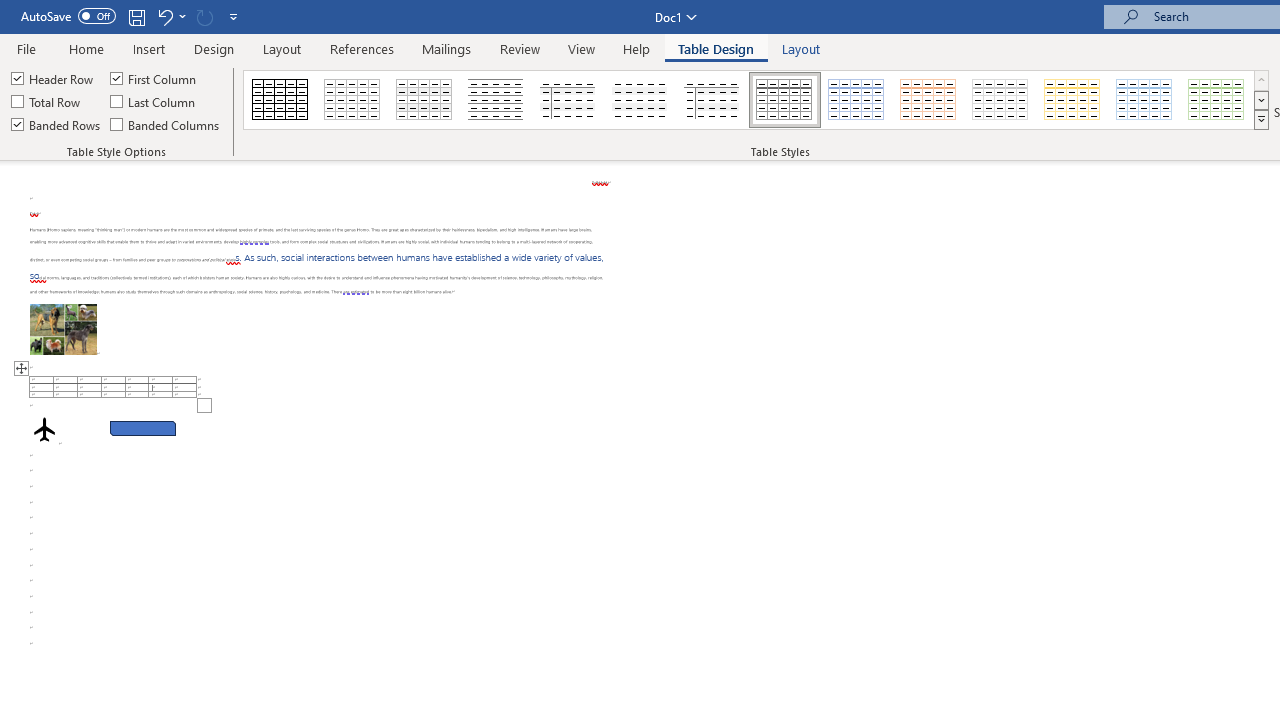 The height and width of the screenshot is (720, 1280). What do you see at coordinates (1260, 120) in the screenshot?
I see `'Table Styles'` at bounding box center [1260, 120].